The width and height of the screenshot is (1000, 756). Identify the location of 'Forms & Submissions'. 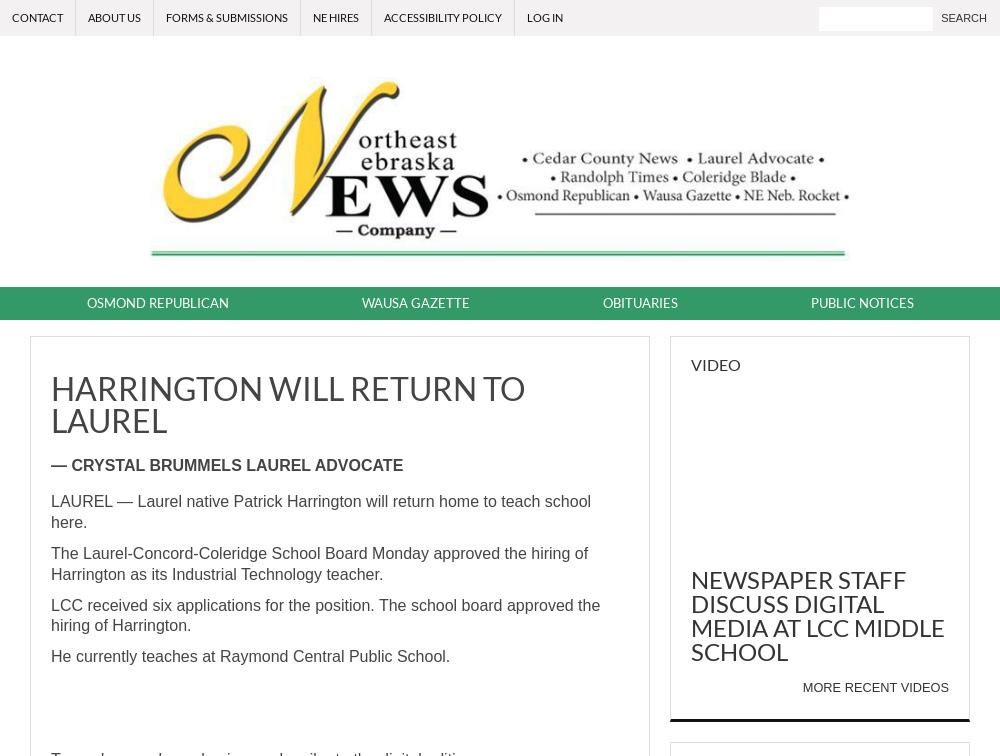
(226, 17).